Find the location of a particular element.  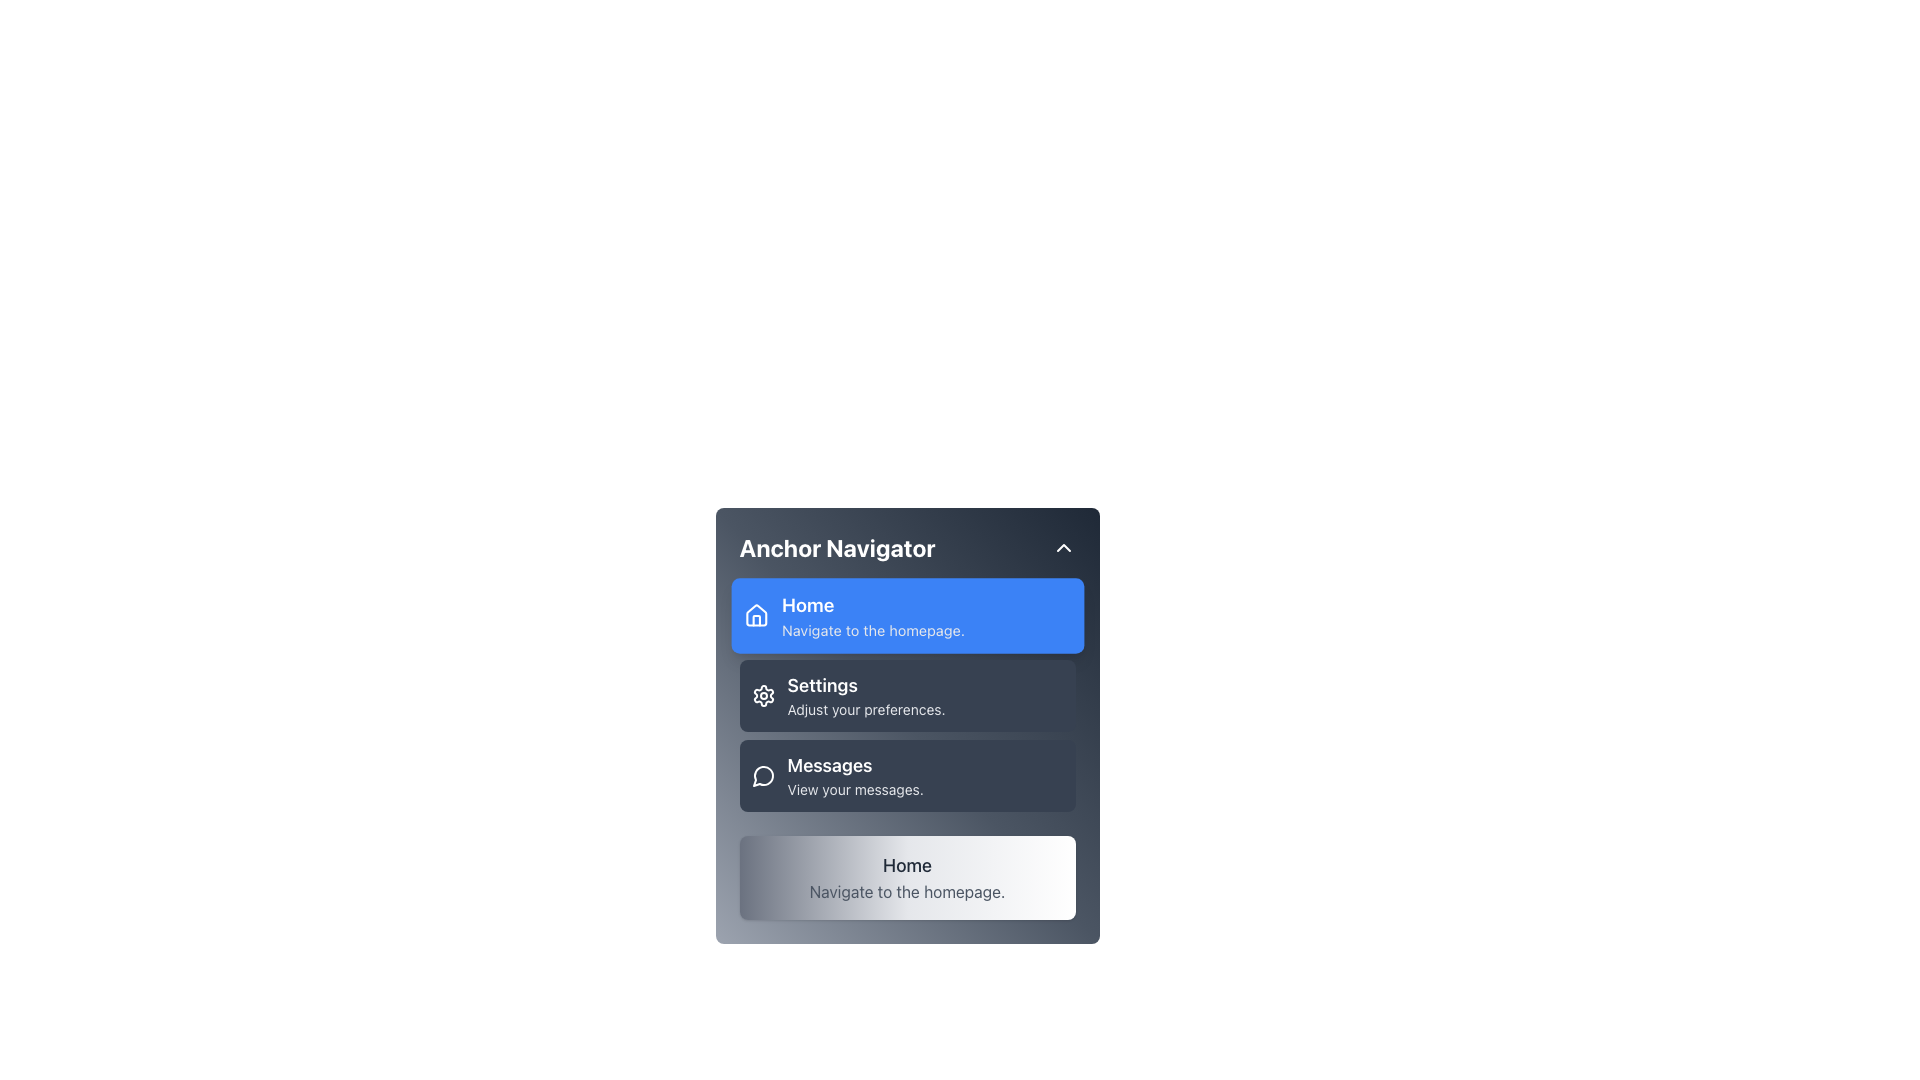

the 'Messages' text label is located at coordinates (855, 765).